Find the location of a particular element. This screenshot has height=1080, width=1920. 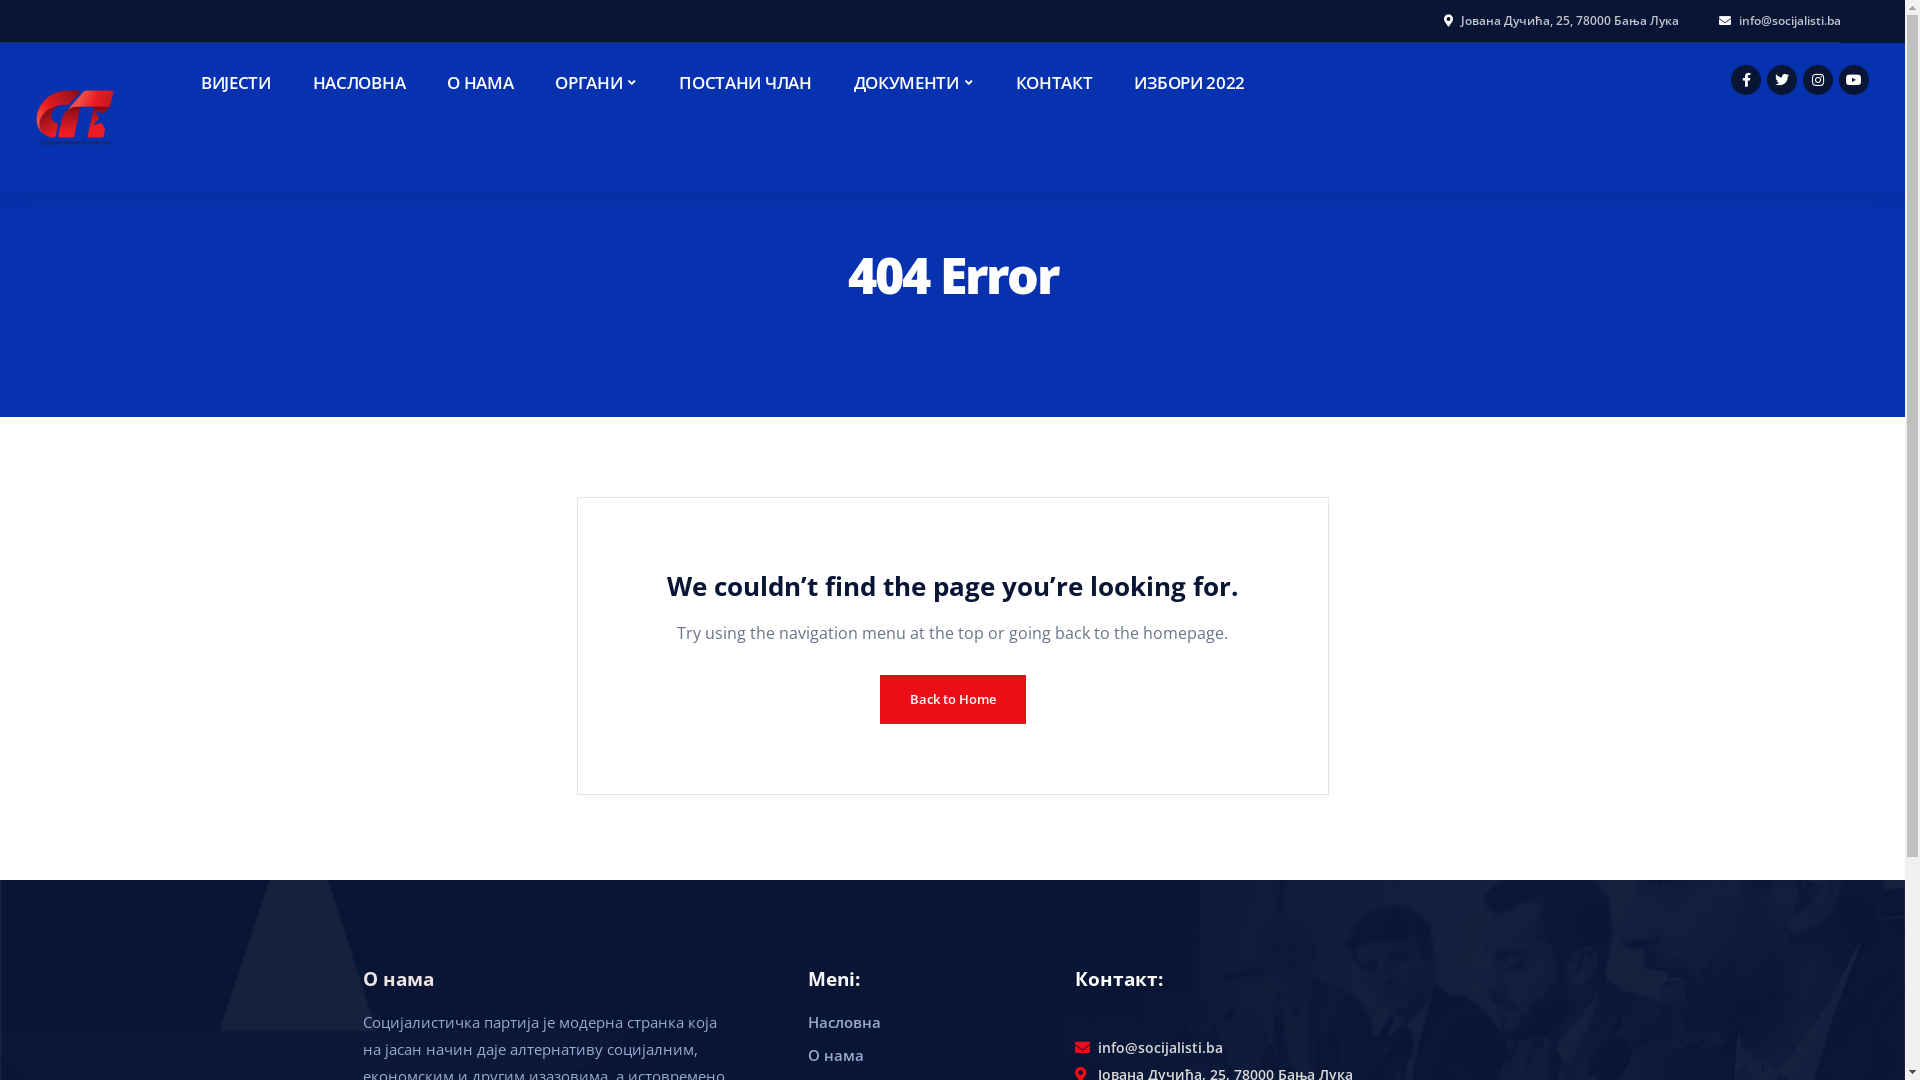

'Facebook' is located at coordinates (1745, 79).